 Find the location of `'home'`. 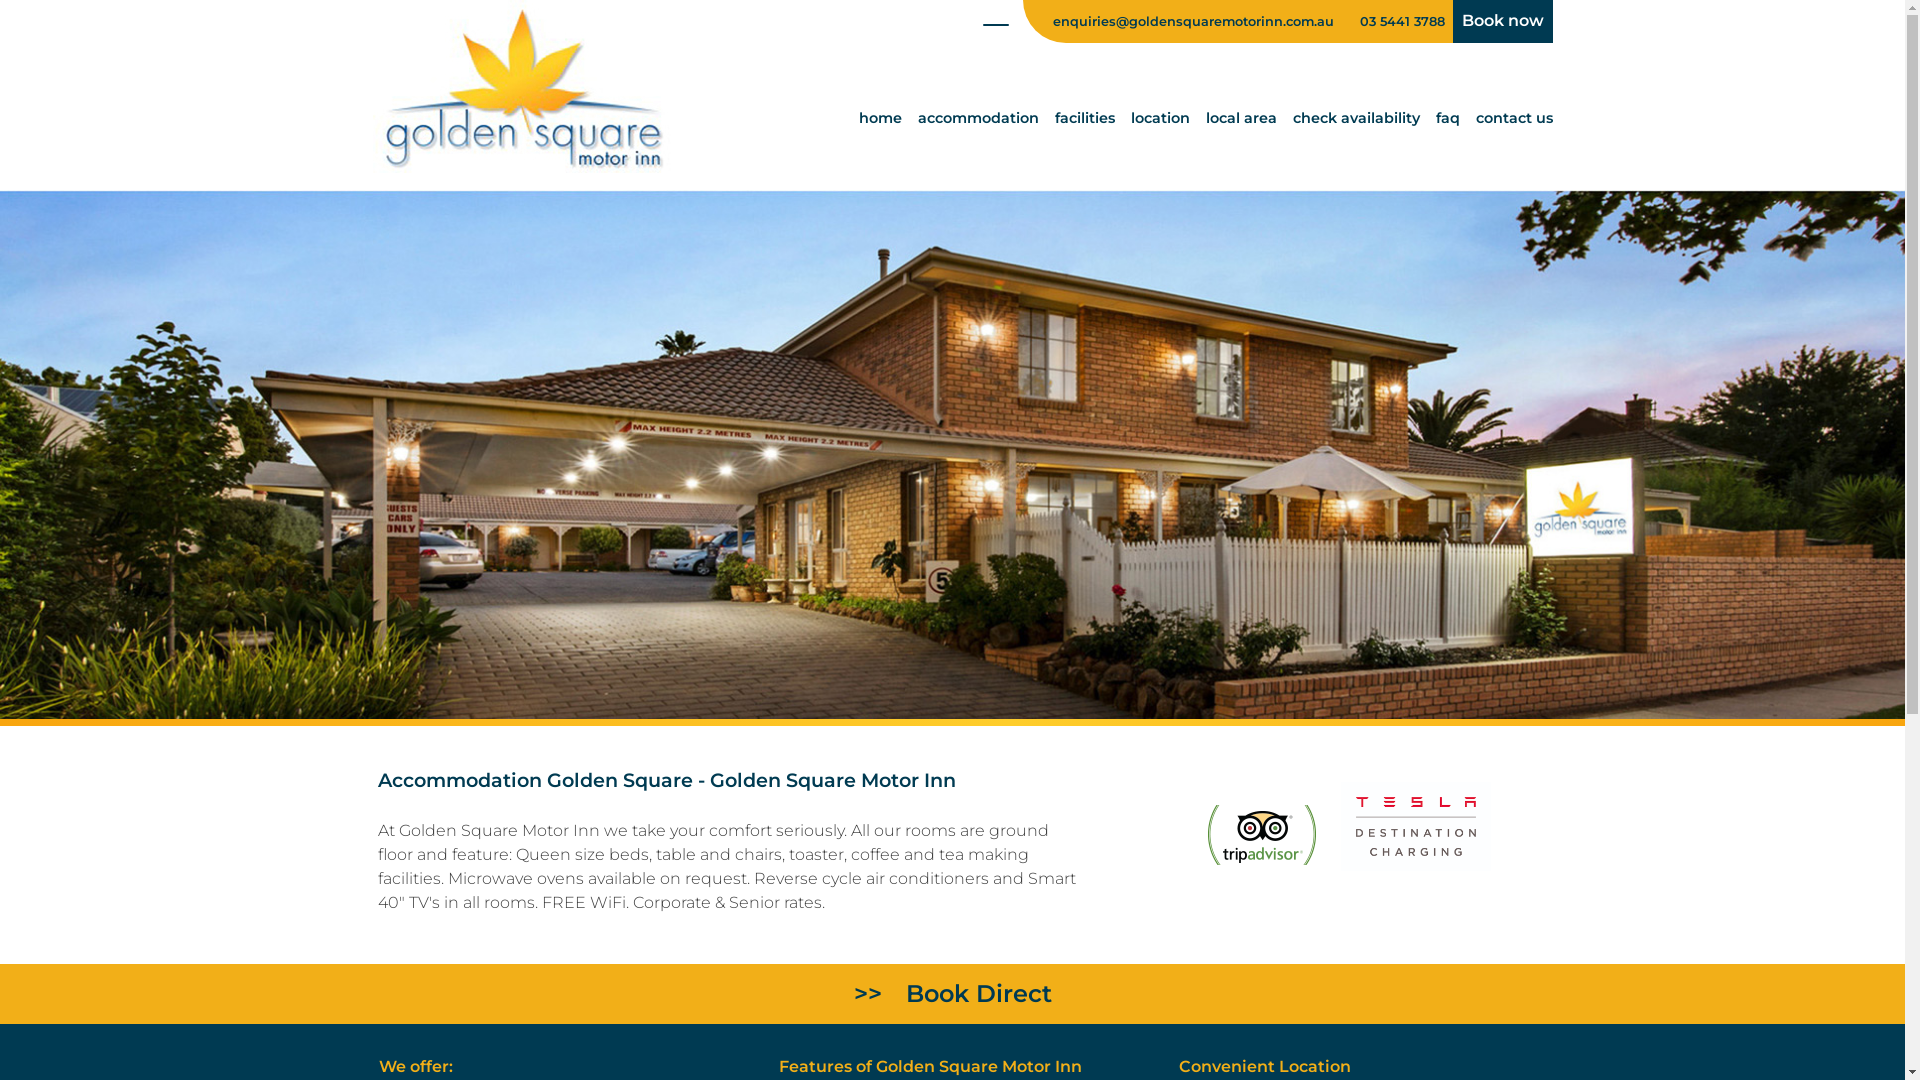

'home' is located at coordinates (879, 118).